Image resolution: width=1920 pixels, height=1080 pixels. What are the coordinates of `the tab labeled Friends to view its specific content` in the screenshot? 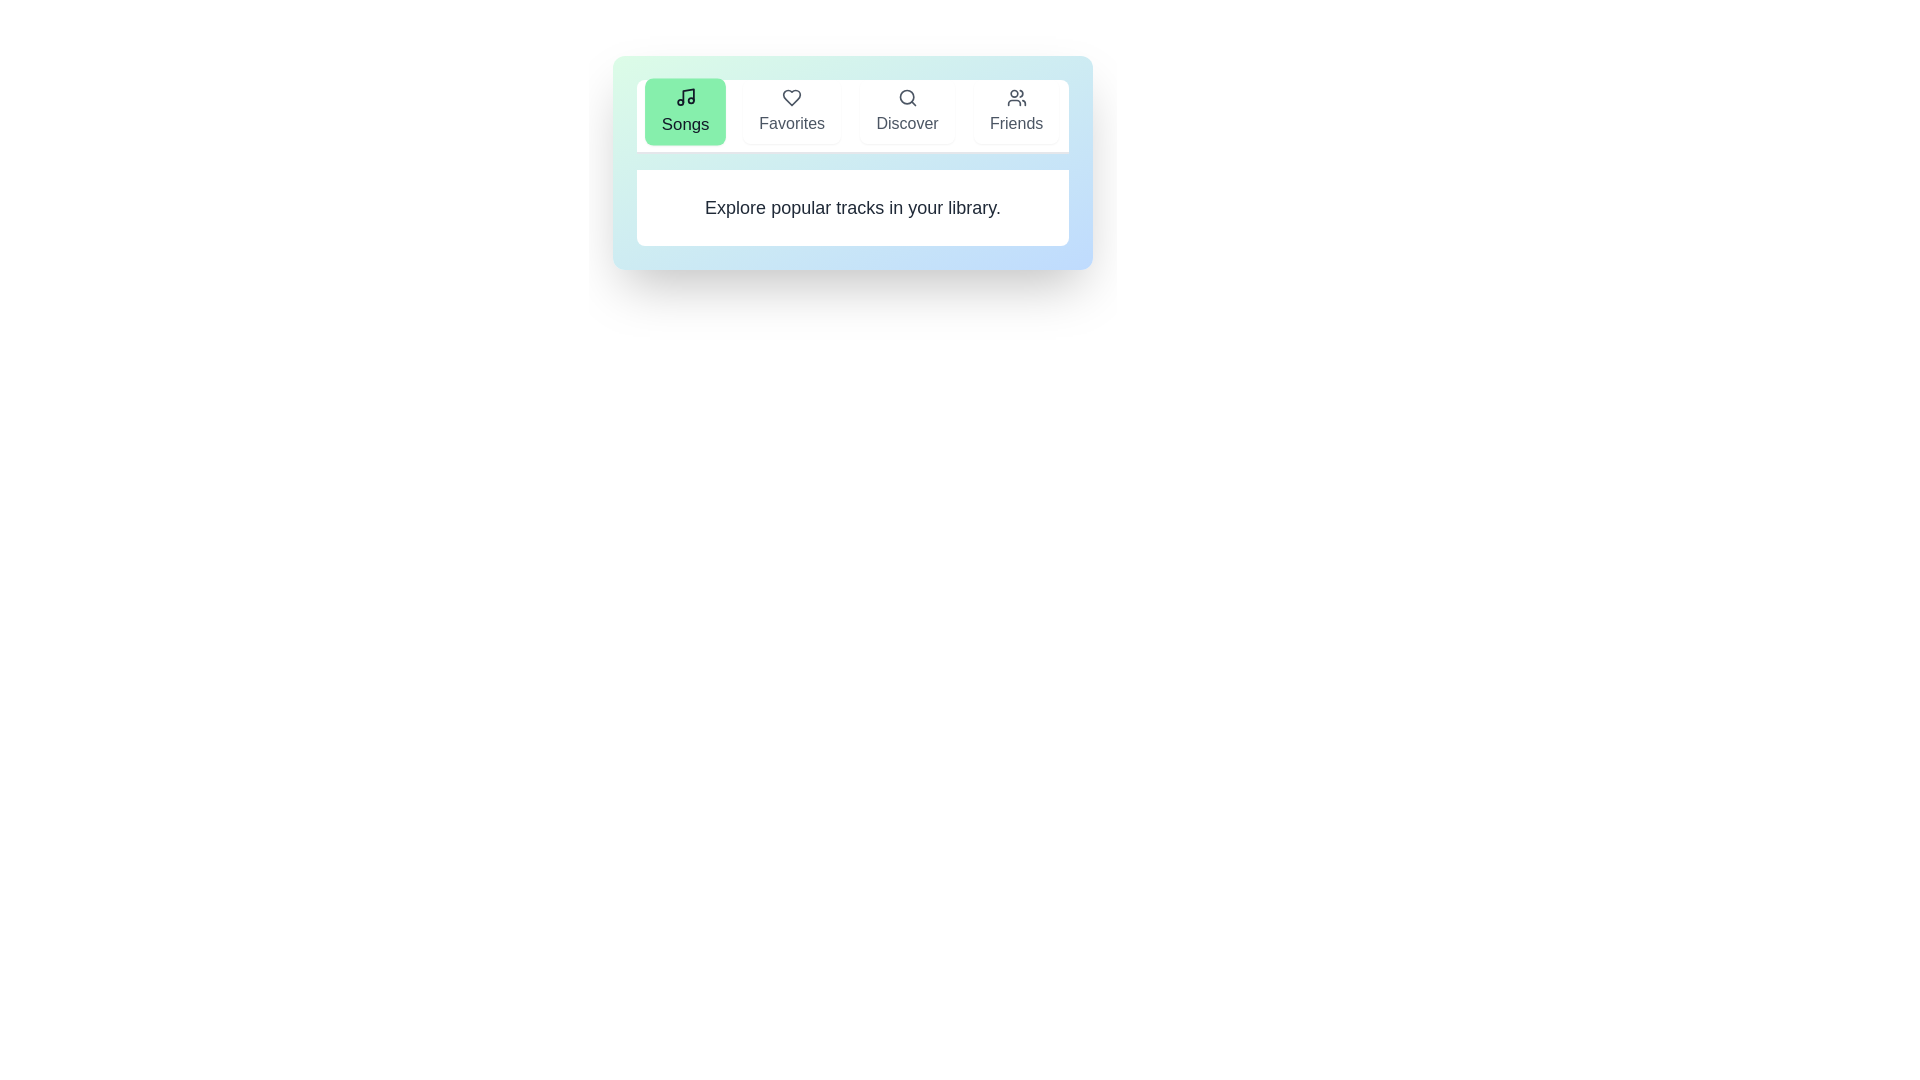 It's located at (1016, 111).